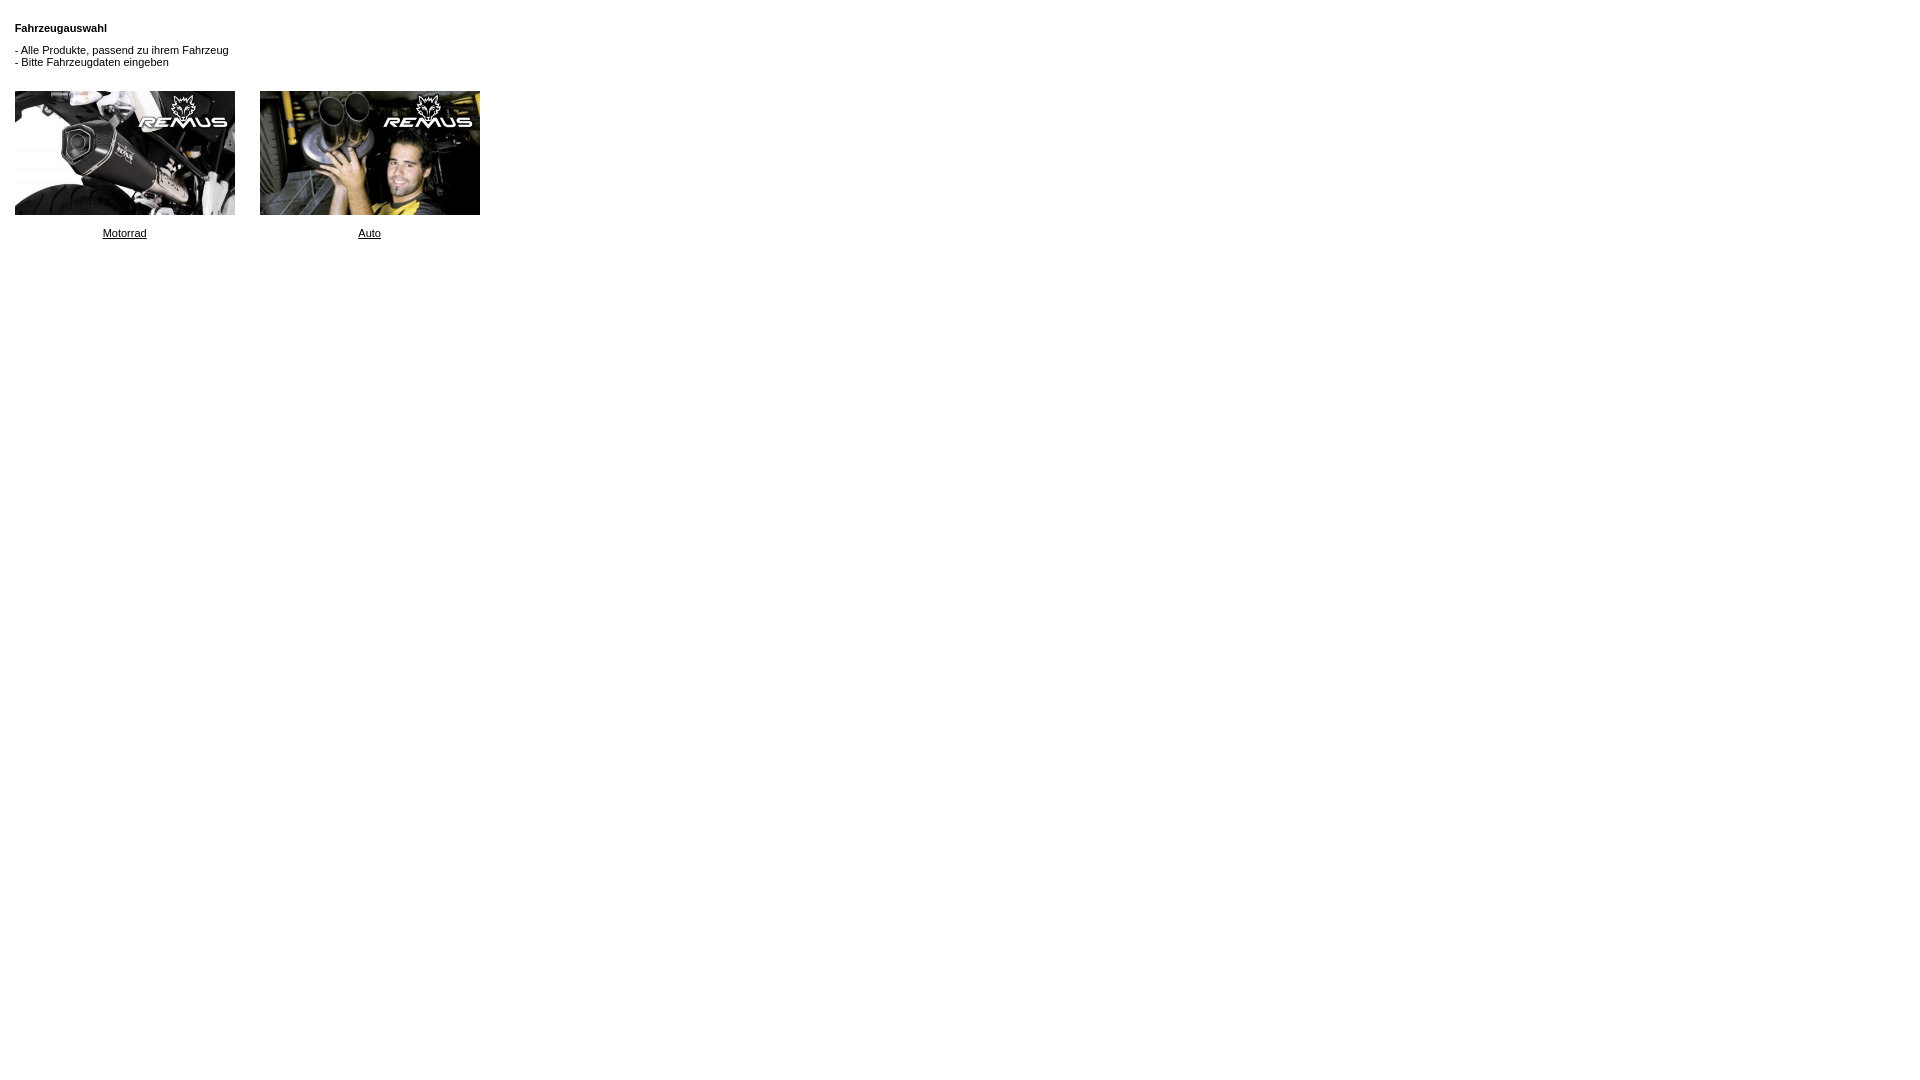  Describe the element at coordinates (123, 164) in the screenshot. I see `'Motorrad'` at that location.